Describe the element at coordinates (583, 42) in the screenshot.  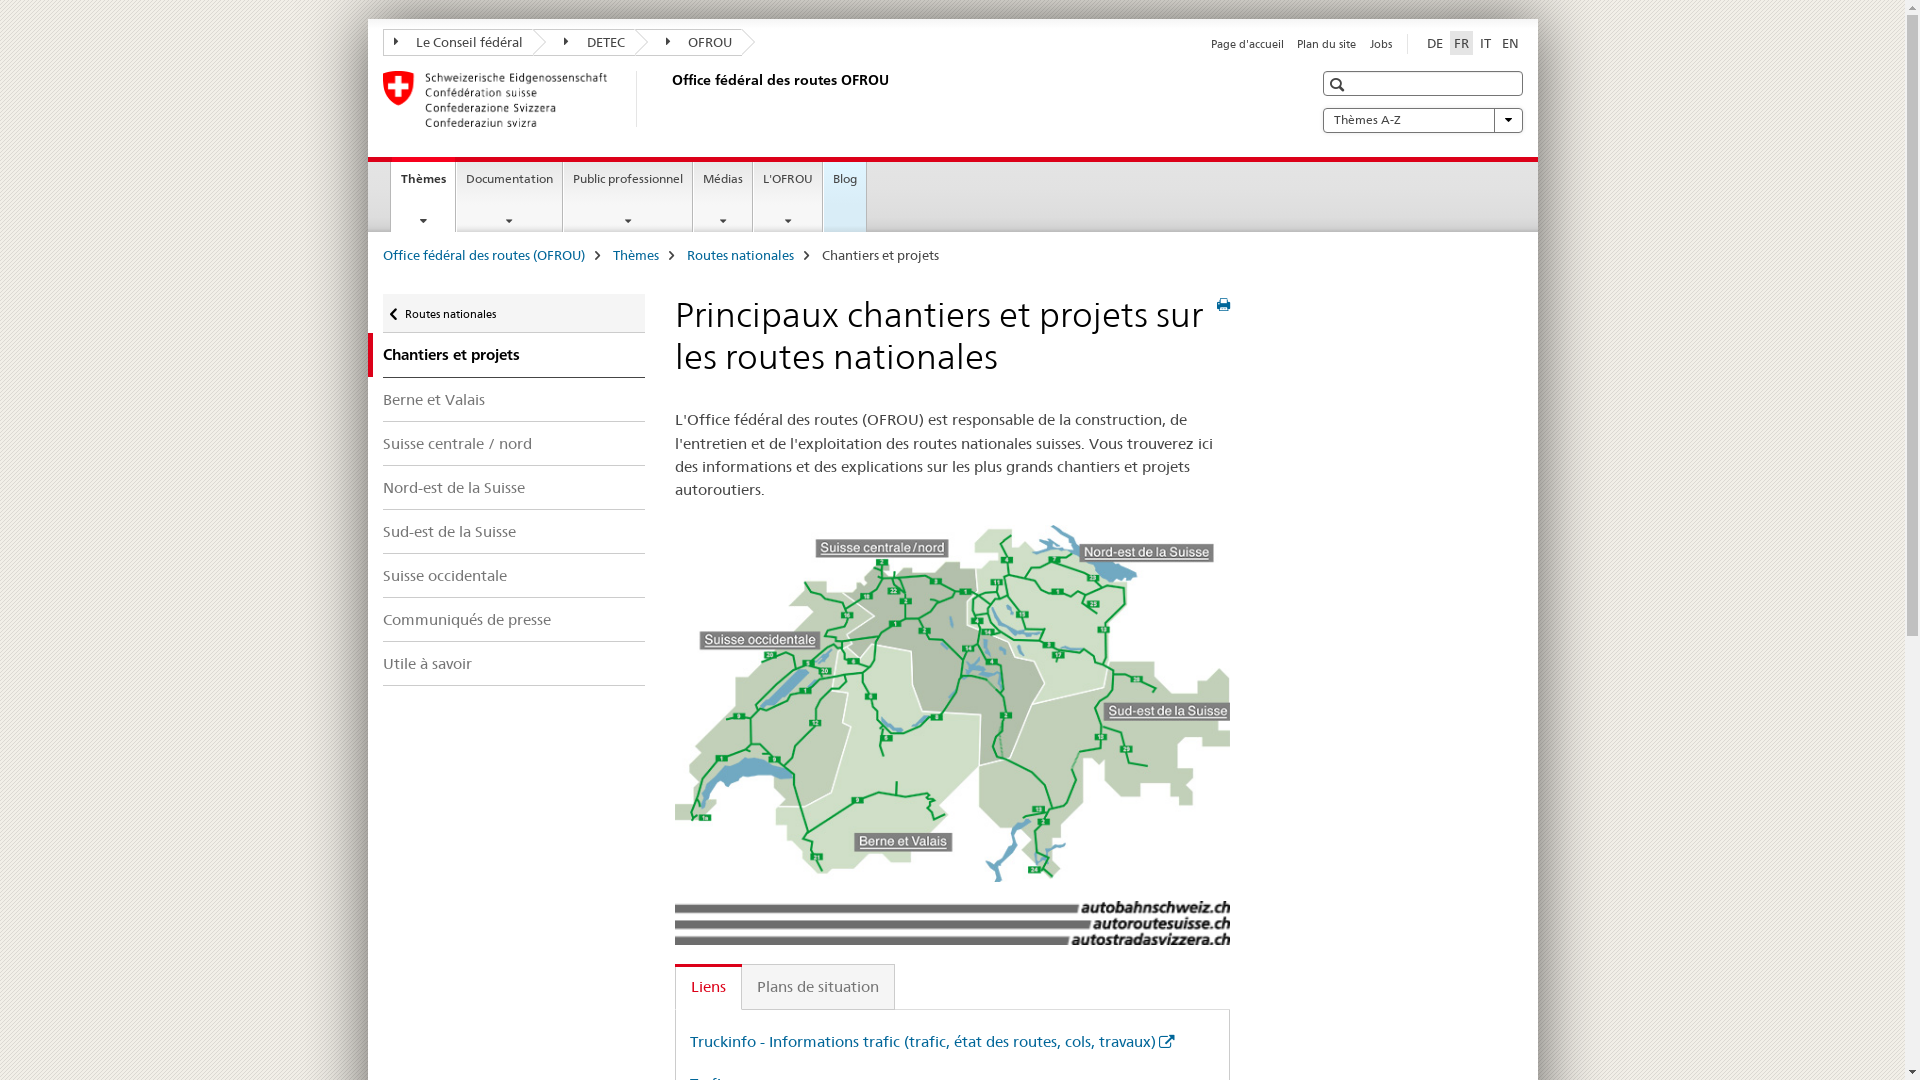
I see `'DETEC'` at that location.